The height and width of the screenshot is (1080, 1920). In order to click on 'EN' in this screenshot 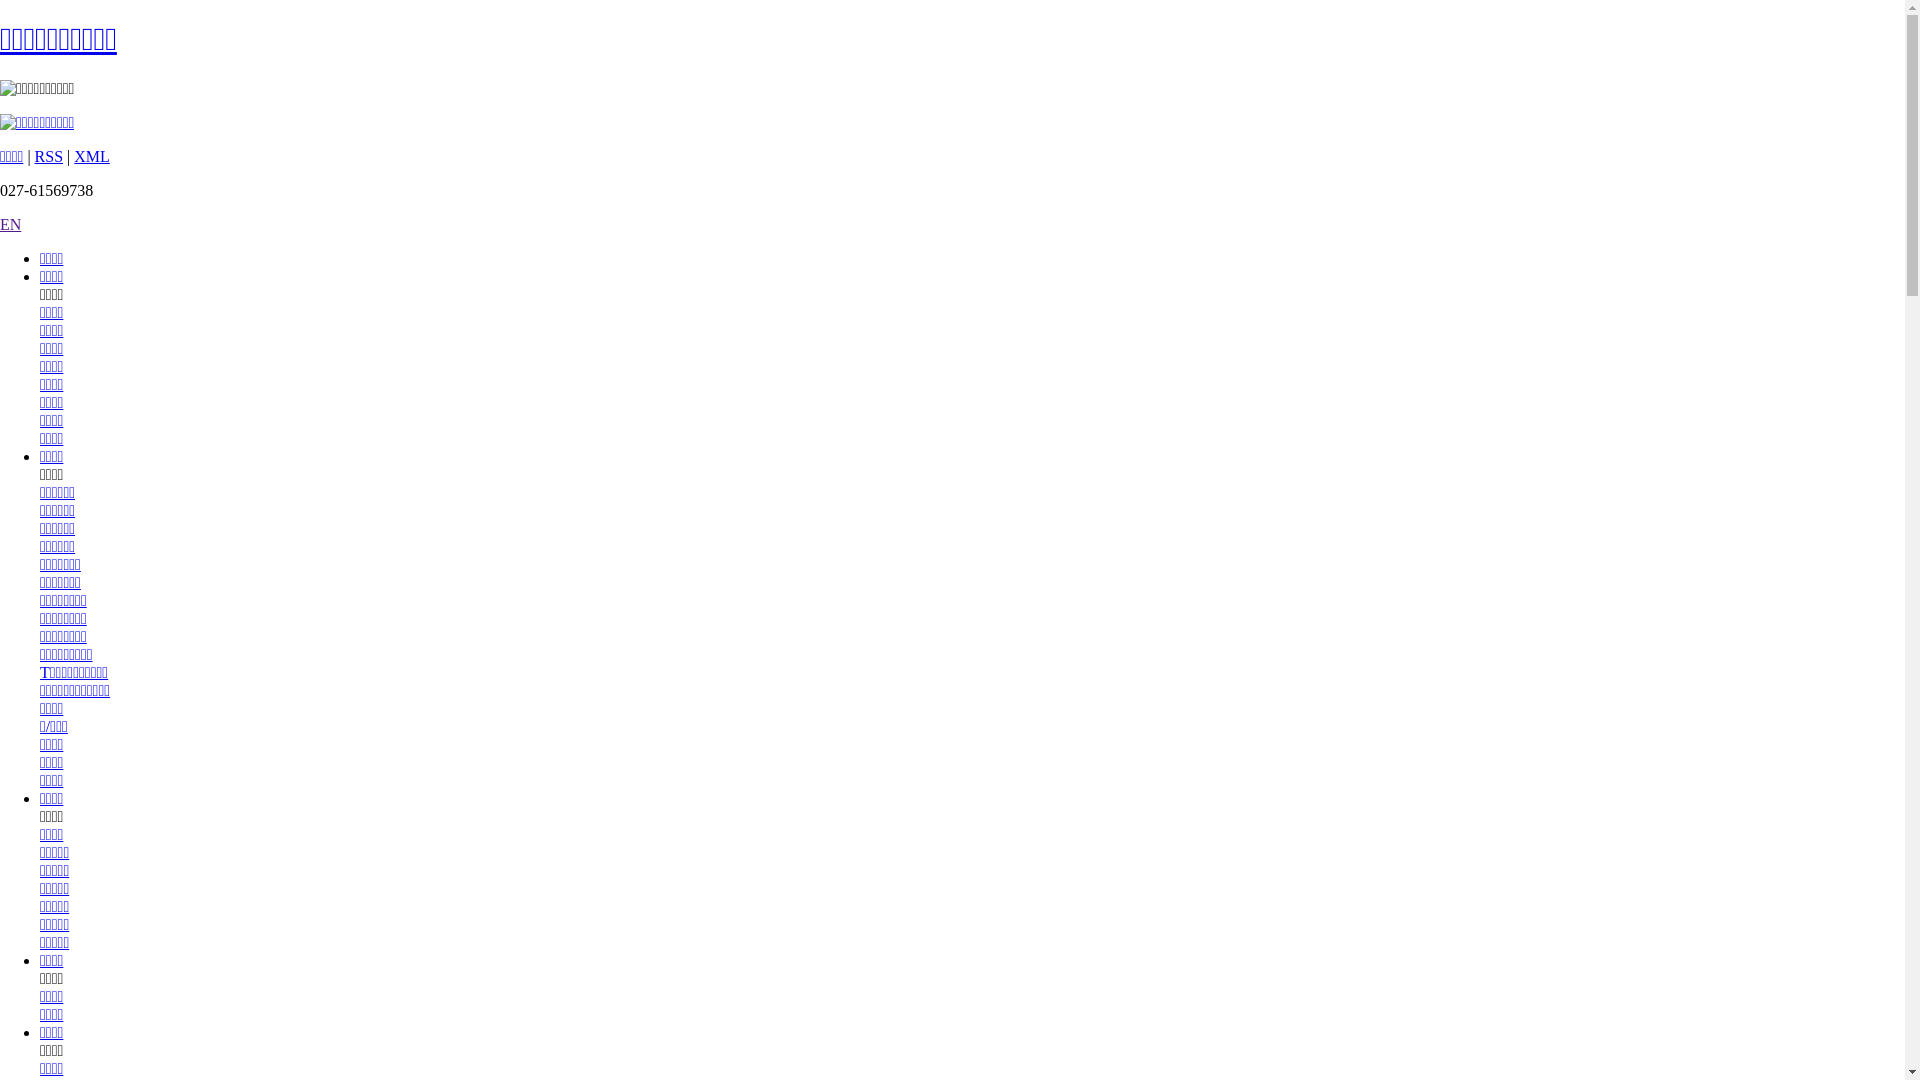, I will do `click(10, 224)`.